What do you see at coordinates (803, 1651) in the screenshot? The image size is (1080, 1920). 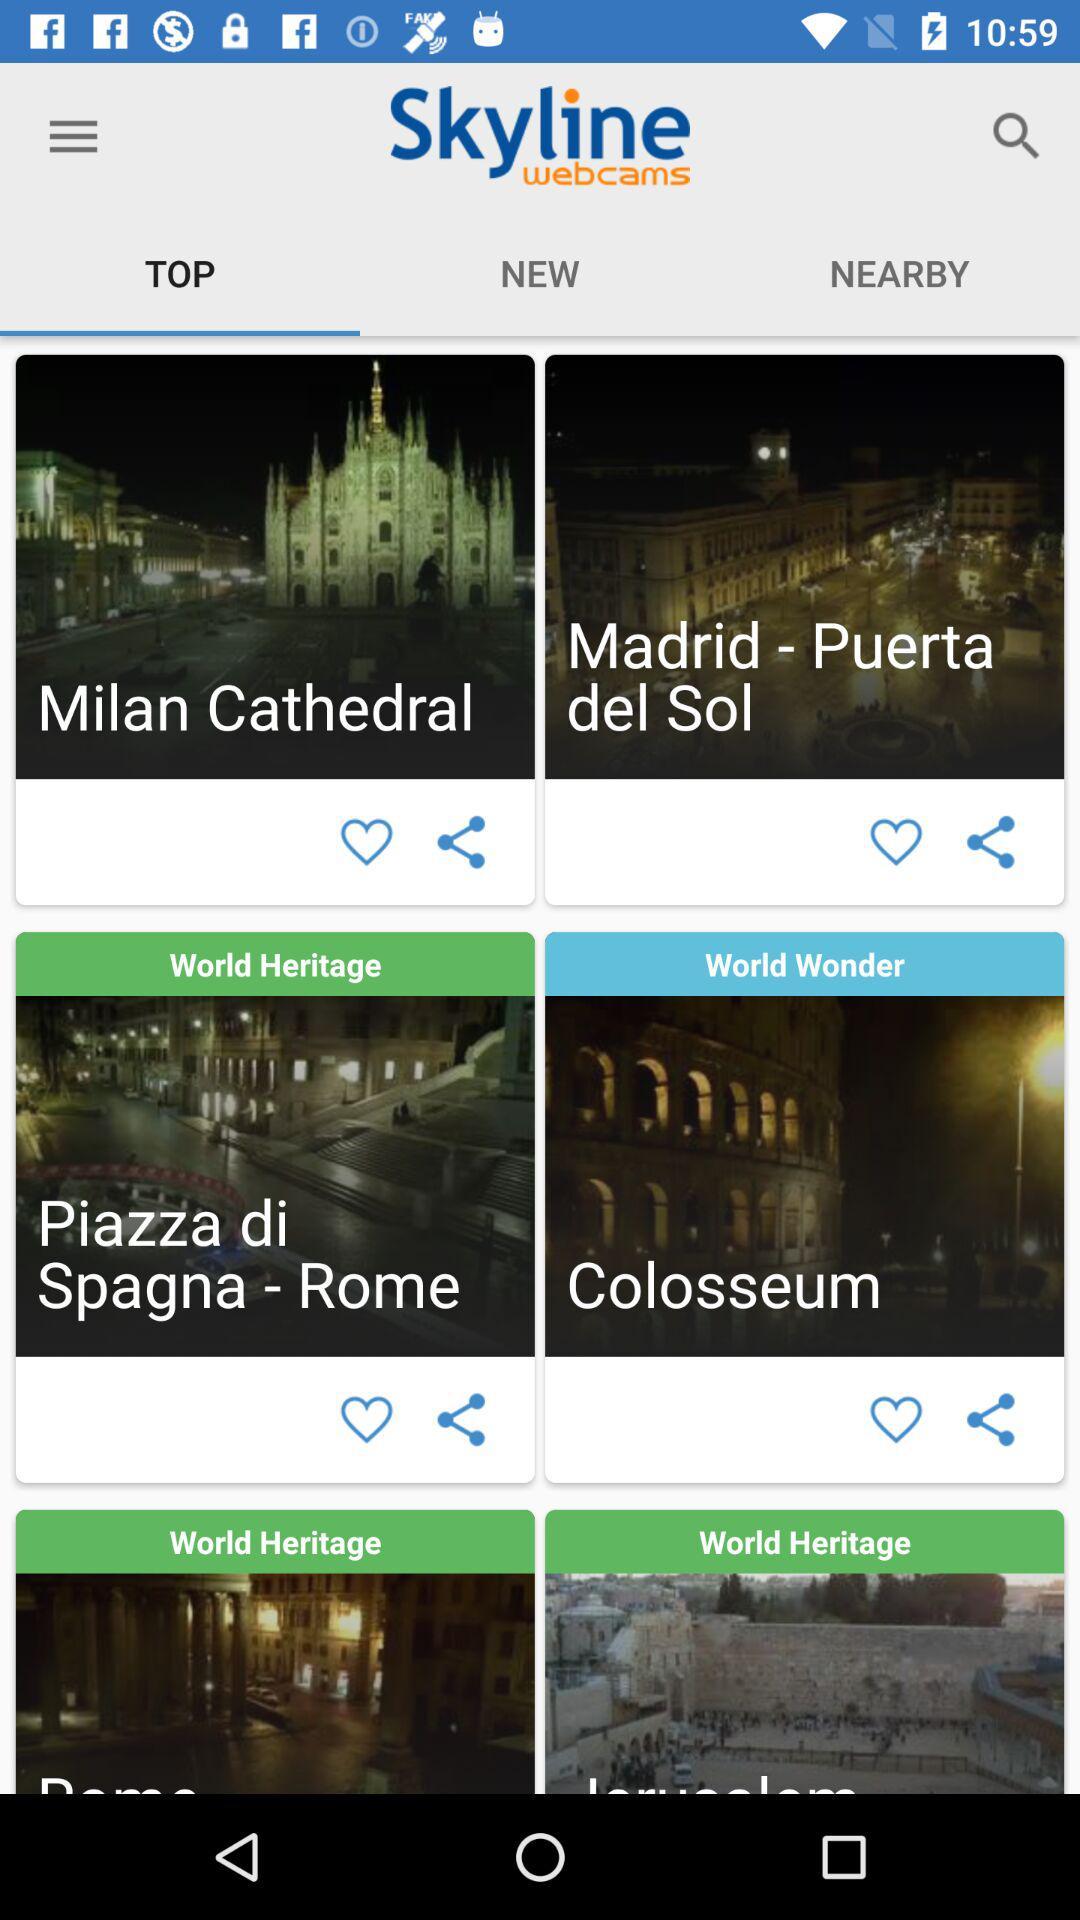 I see `webcam` at bounding box center [803, 1651].